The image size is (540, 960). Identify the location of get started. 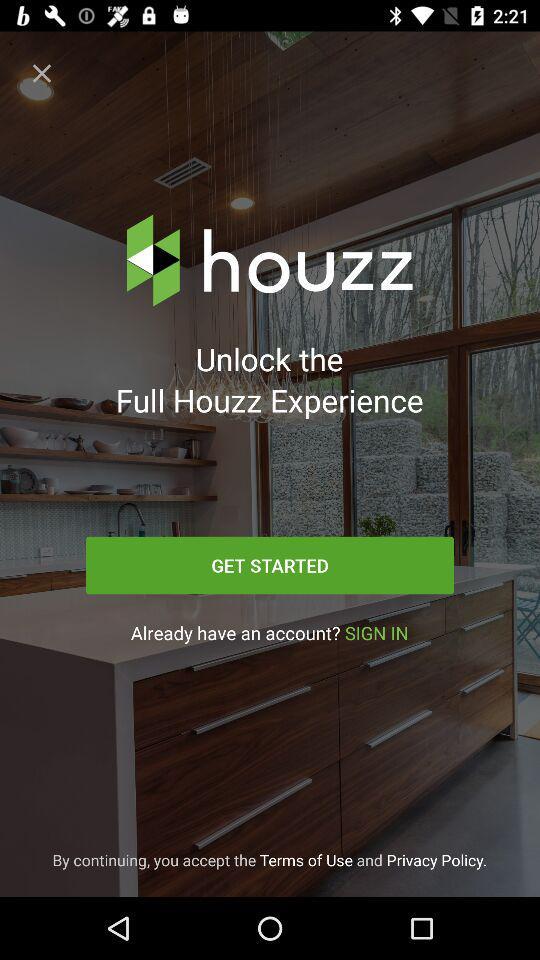
(270, 565).